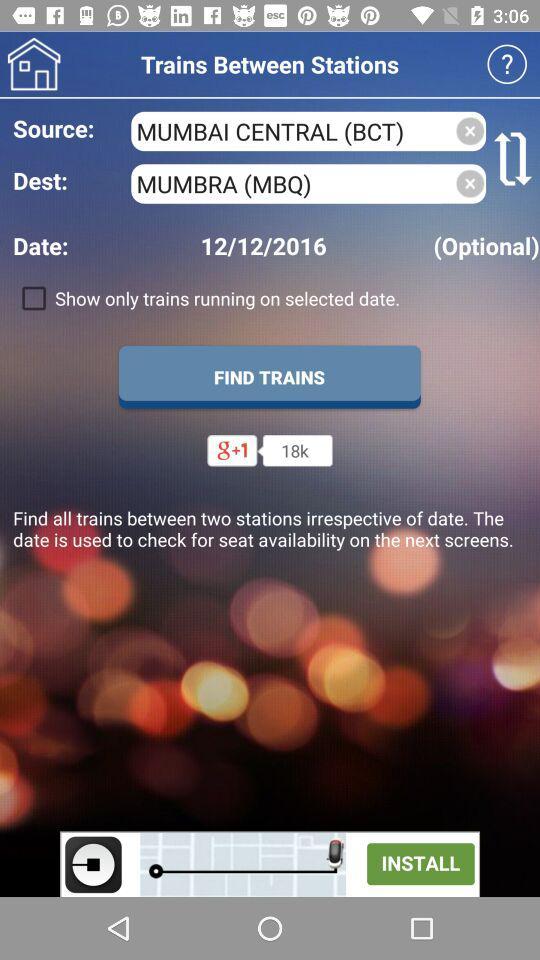 The height and width of the screenshot is (960, 540). What do you see at coordinates (470, 130) in the screenshot?
I see `clear source` at bounding box center [470, 130].